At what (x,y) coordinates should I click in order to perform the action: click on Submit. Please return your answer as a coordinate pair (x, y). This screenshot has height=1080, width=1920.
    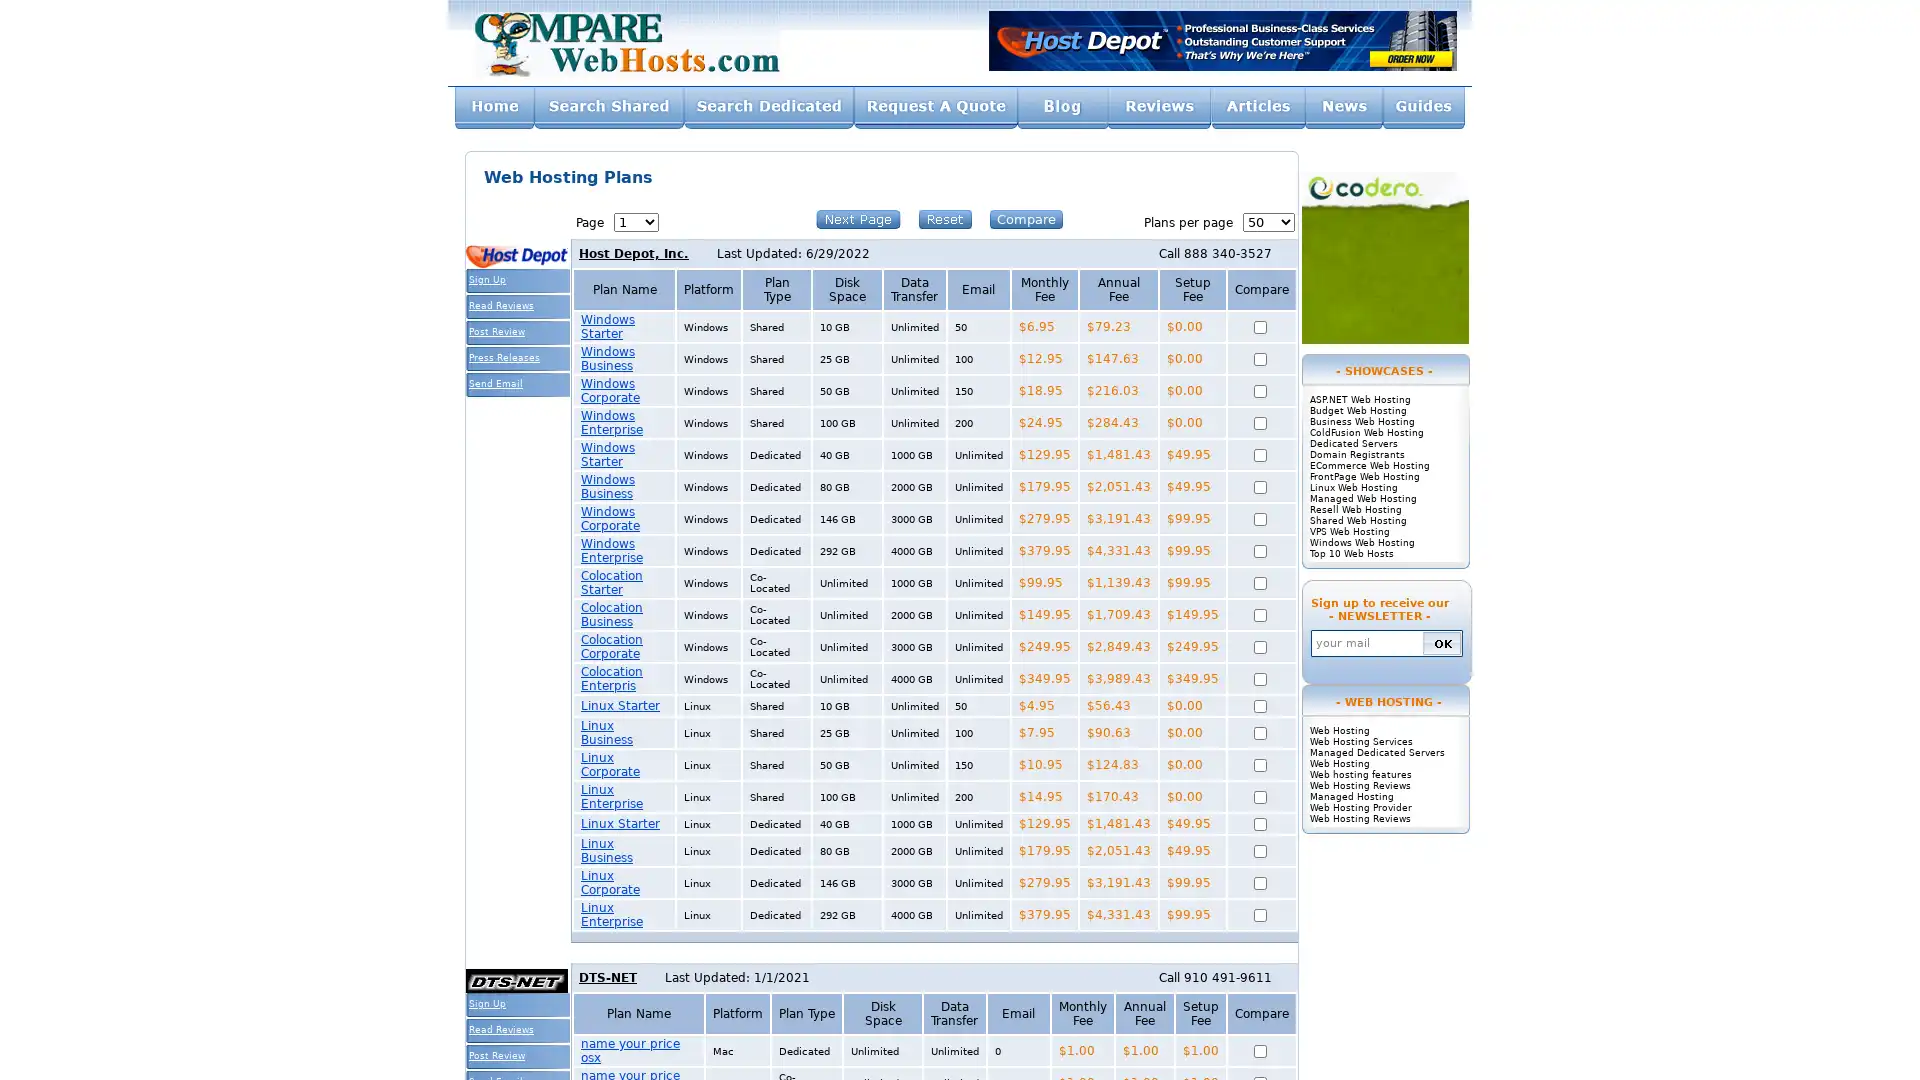
    Looking at the image, I should click on (1441, 642).